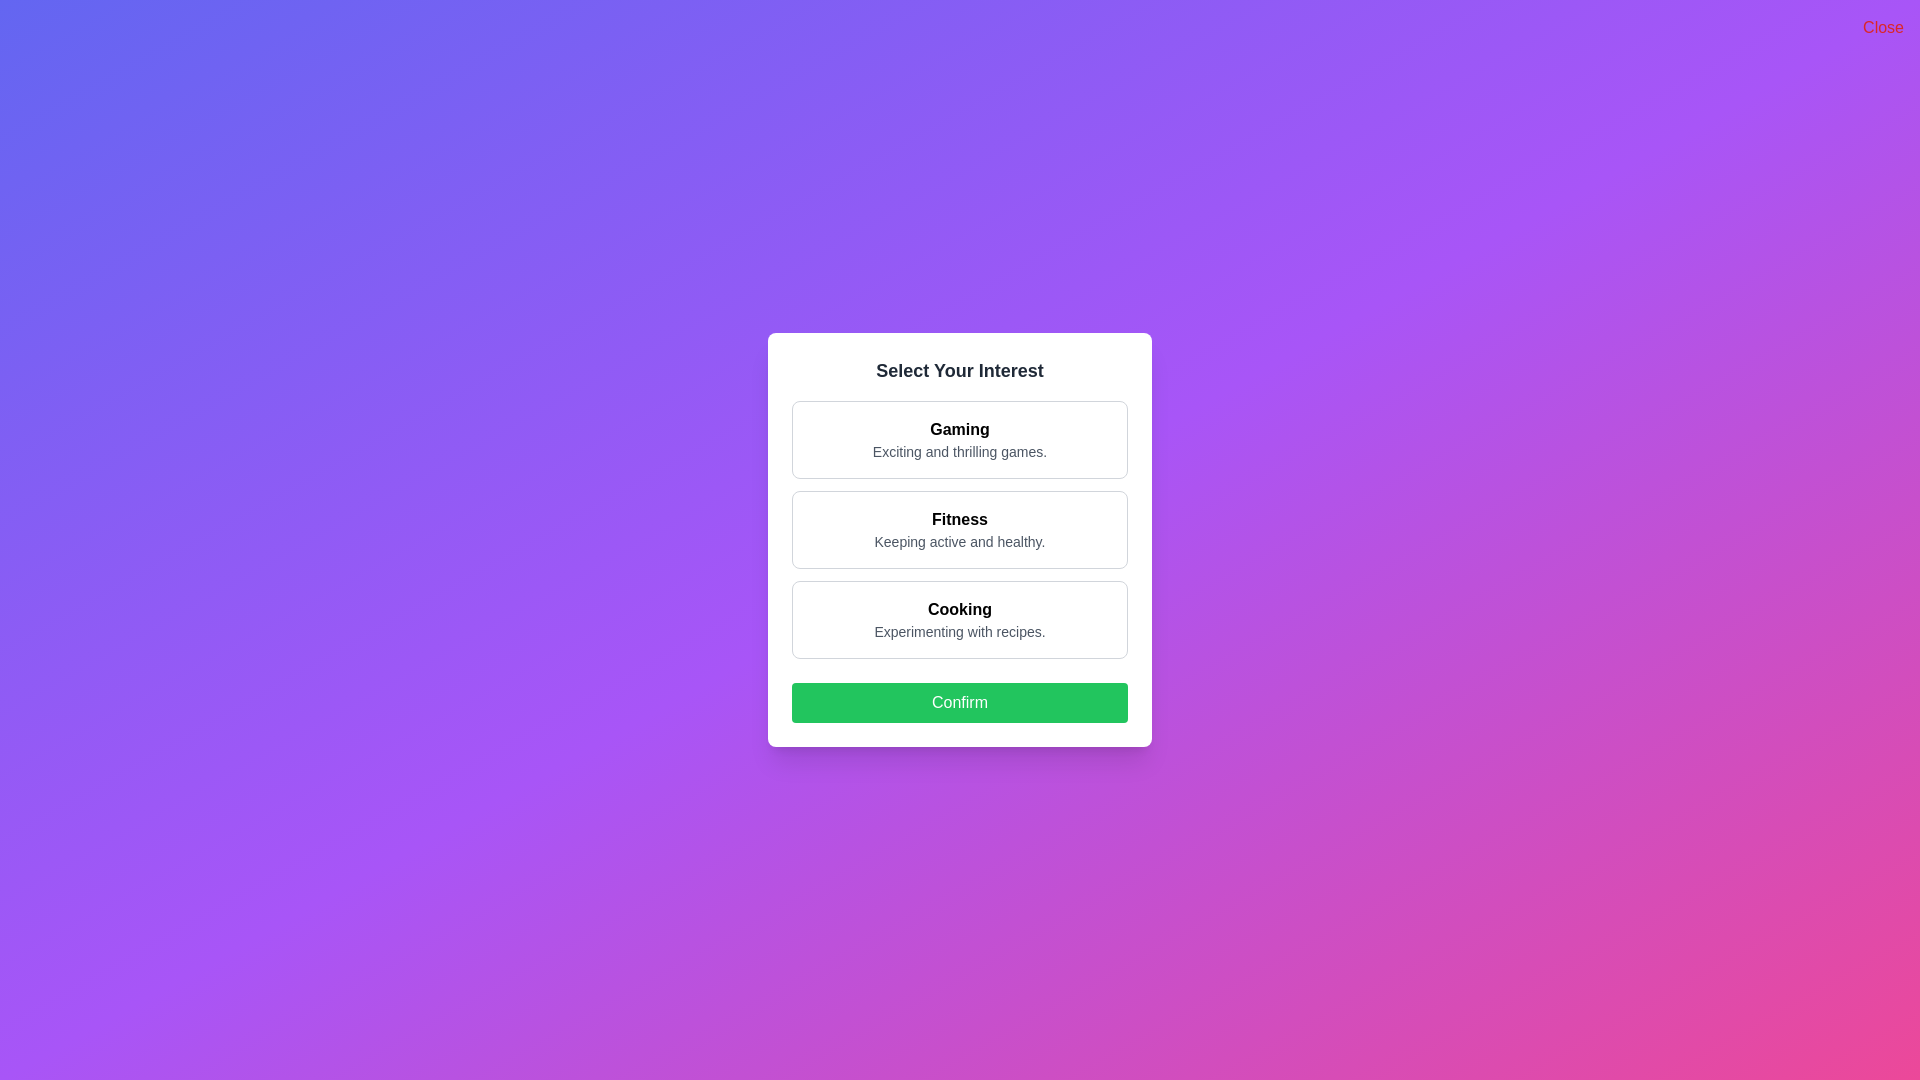 The width and height of the screenshot is (1920, 1080). What do you see at coordinates (960, 438) in the screenshot?
I see `the interest option Gaming to view its hover effect` at bounding box center [960, 438].